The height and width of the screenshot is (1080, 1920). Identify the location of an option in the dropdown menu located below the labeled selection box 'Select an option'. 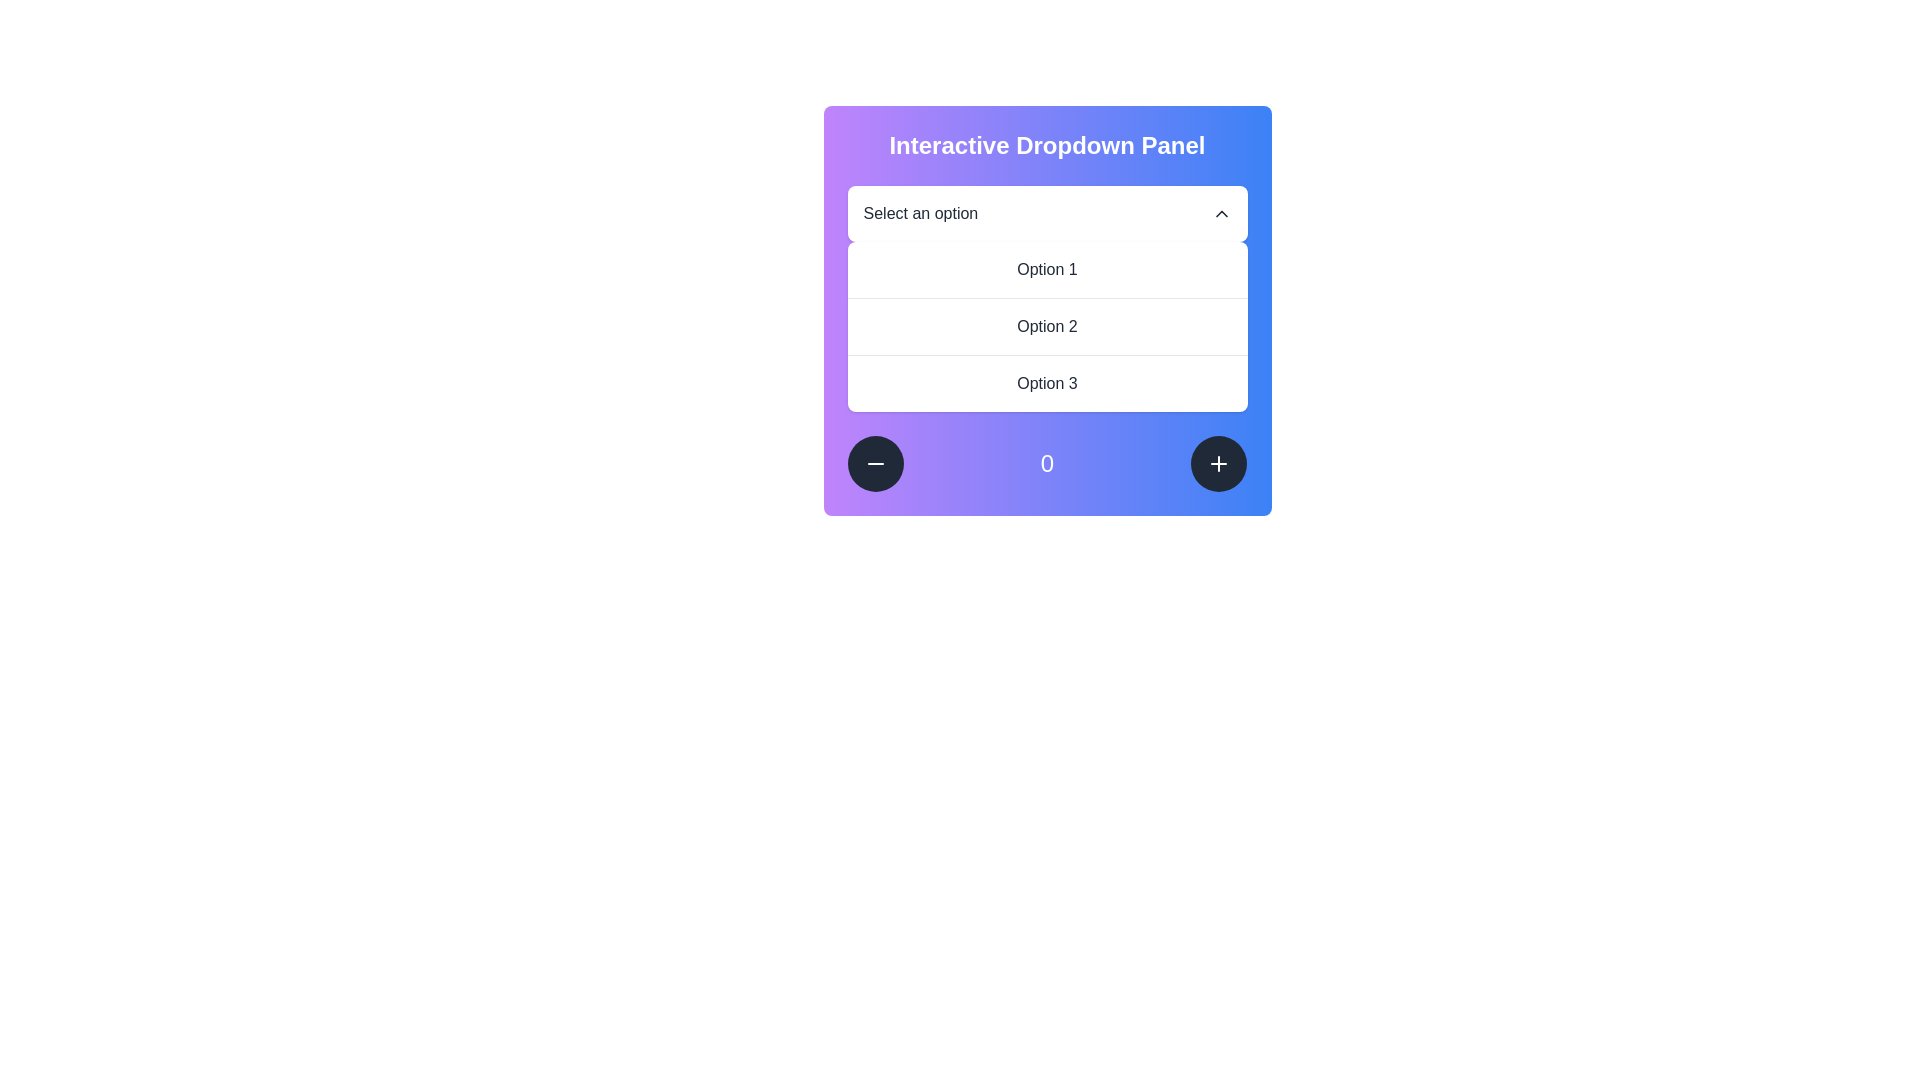
(1046, 326).